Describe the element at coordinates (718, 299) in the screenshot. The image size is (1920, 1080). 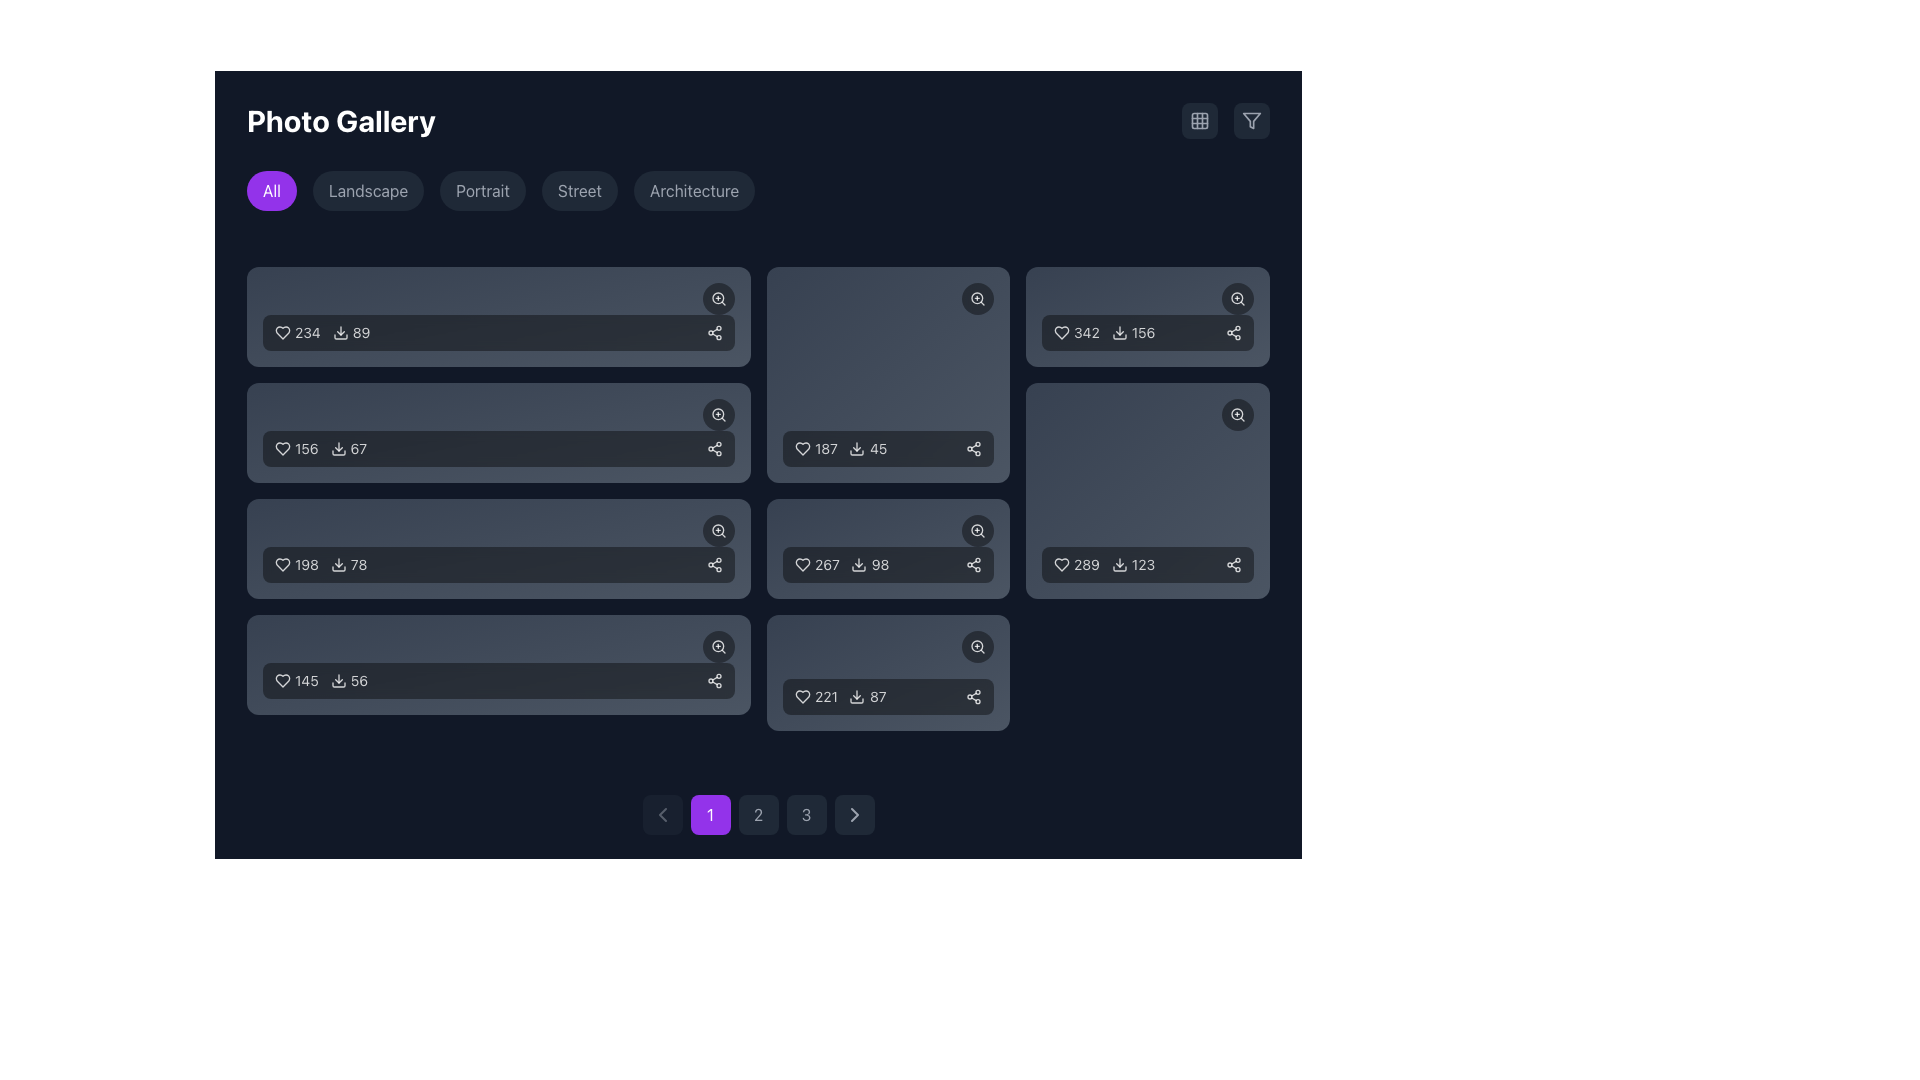
I see `the zoom button located at the top-right corner of the first rectangular card in the grid layout to zoom into the content or image it represents` at that location.